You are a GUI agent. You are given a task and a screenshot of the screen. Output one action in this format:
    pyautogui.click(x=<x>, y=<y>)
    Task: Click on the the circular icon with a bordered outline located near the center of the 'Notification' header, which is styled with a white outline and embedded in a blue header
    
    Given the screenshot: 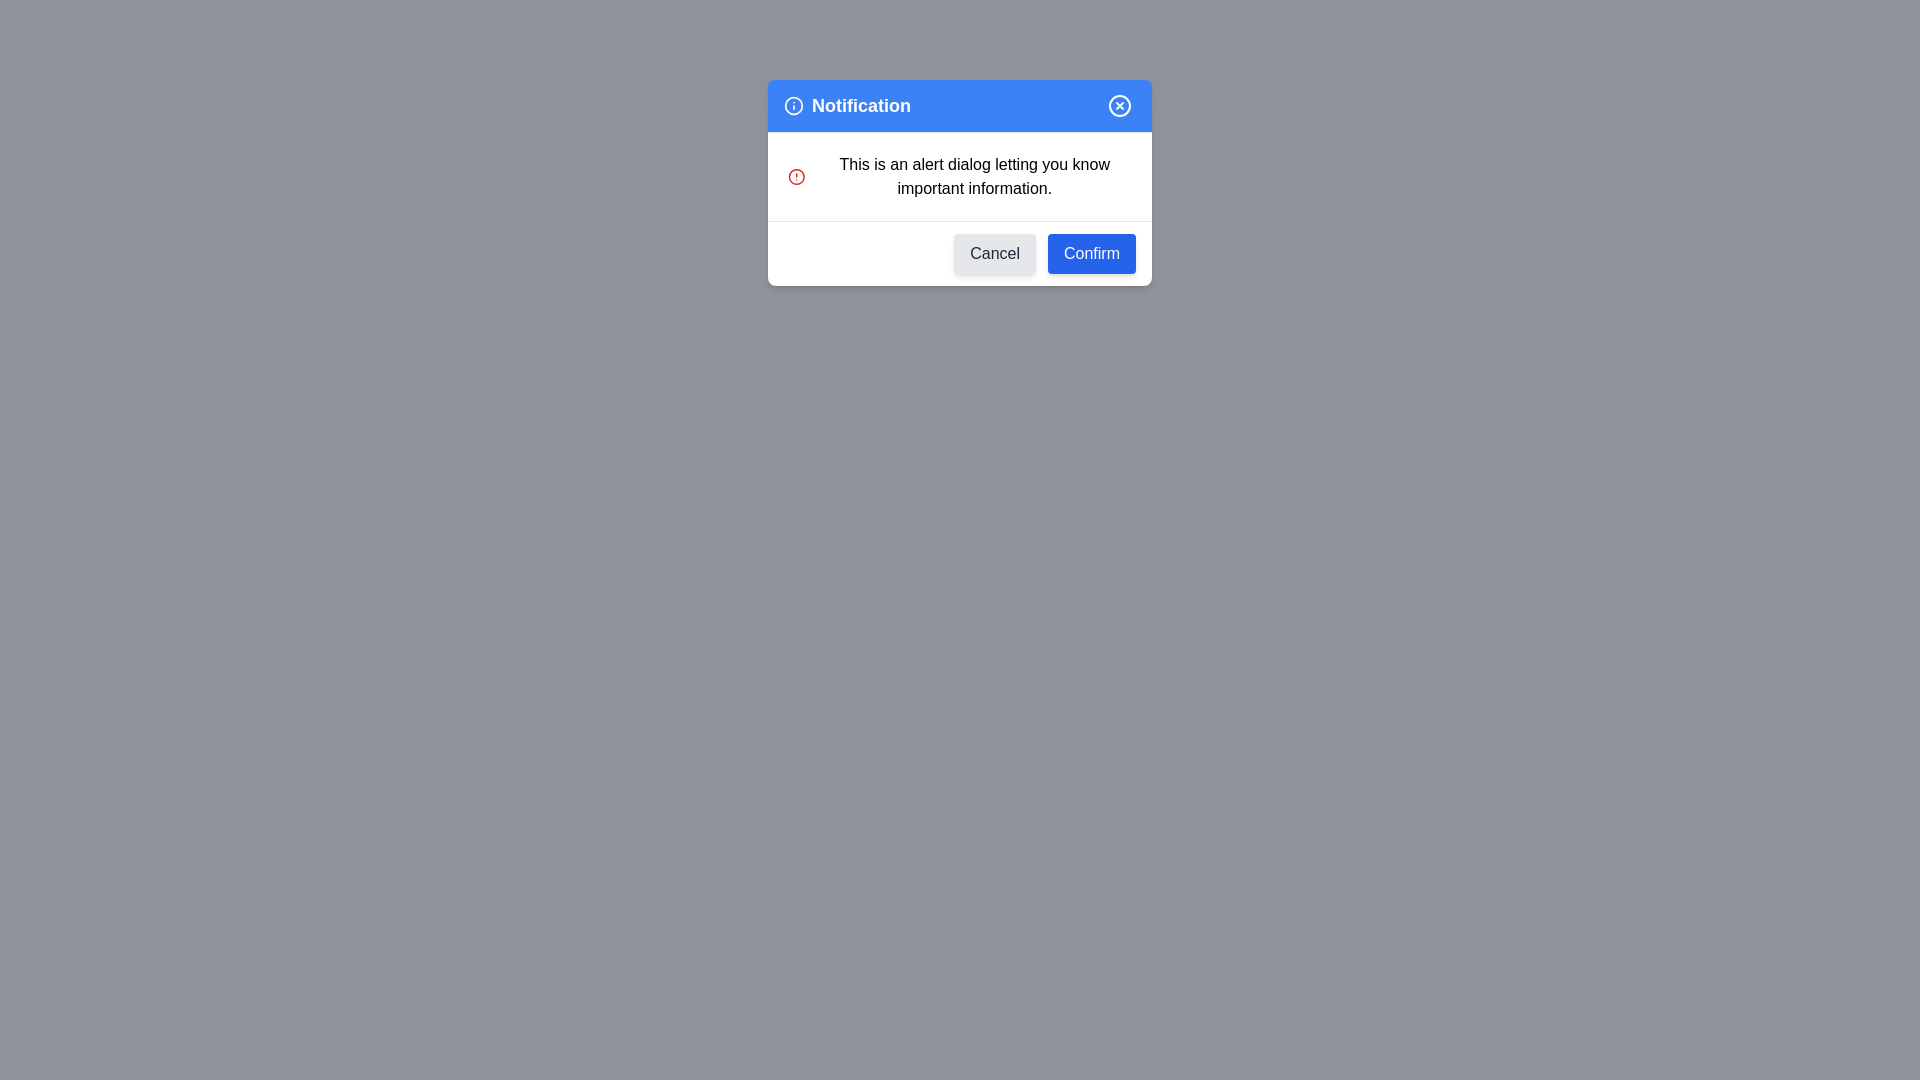 What is the action you would take?
    pyautogui.click(x=792, y=105)
    